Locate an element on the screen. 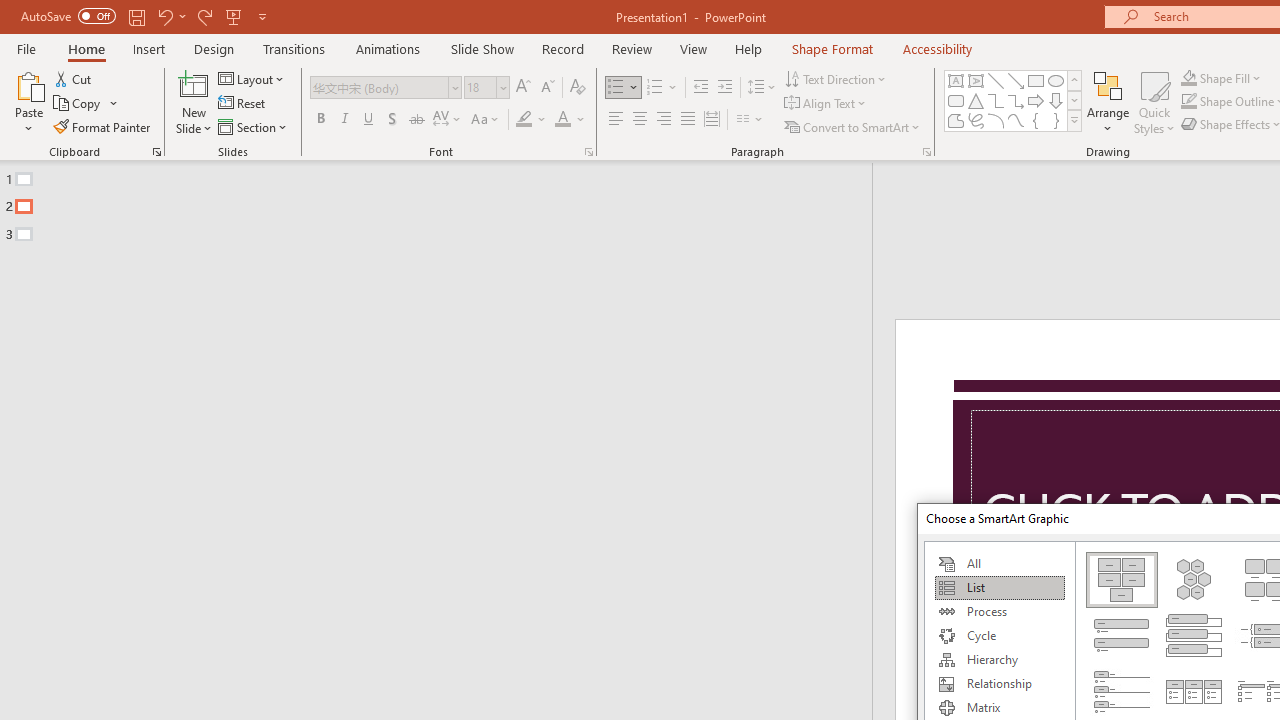  'Row Down' is located at coordinates (1073, 100).